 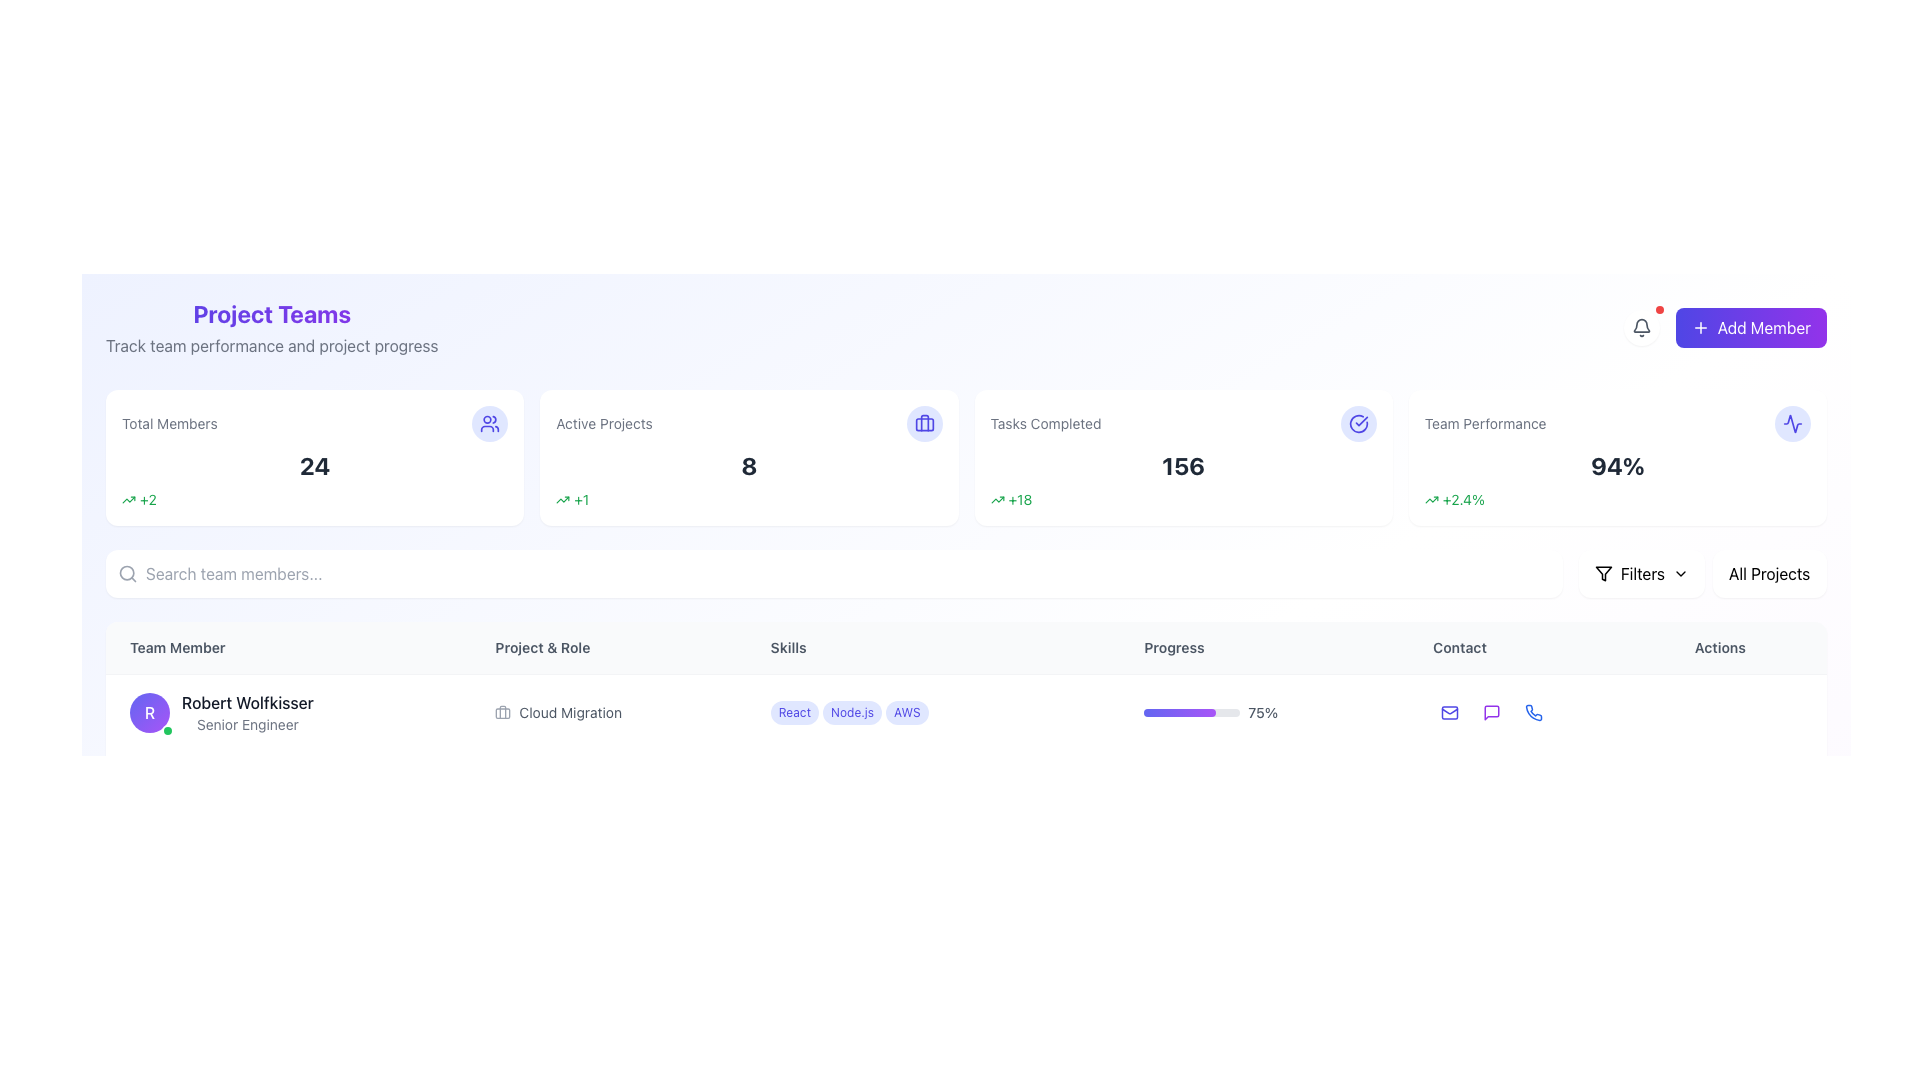 I want to click on the 'Add Member' button located in the top-right corner of the interface, so click(x=1750, y=326).